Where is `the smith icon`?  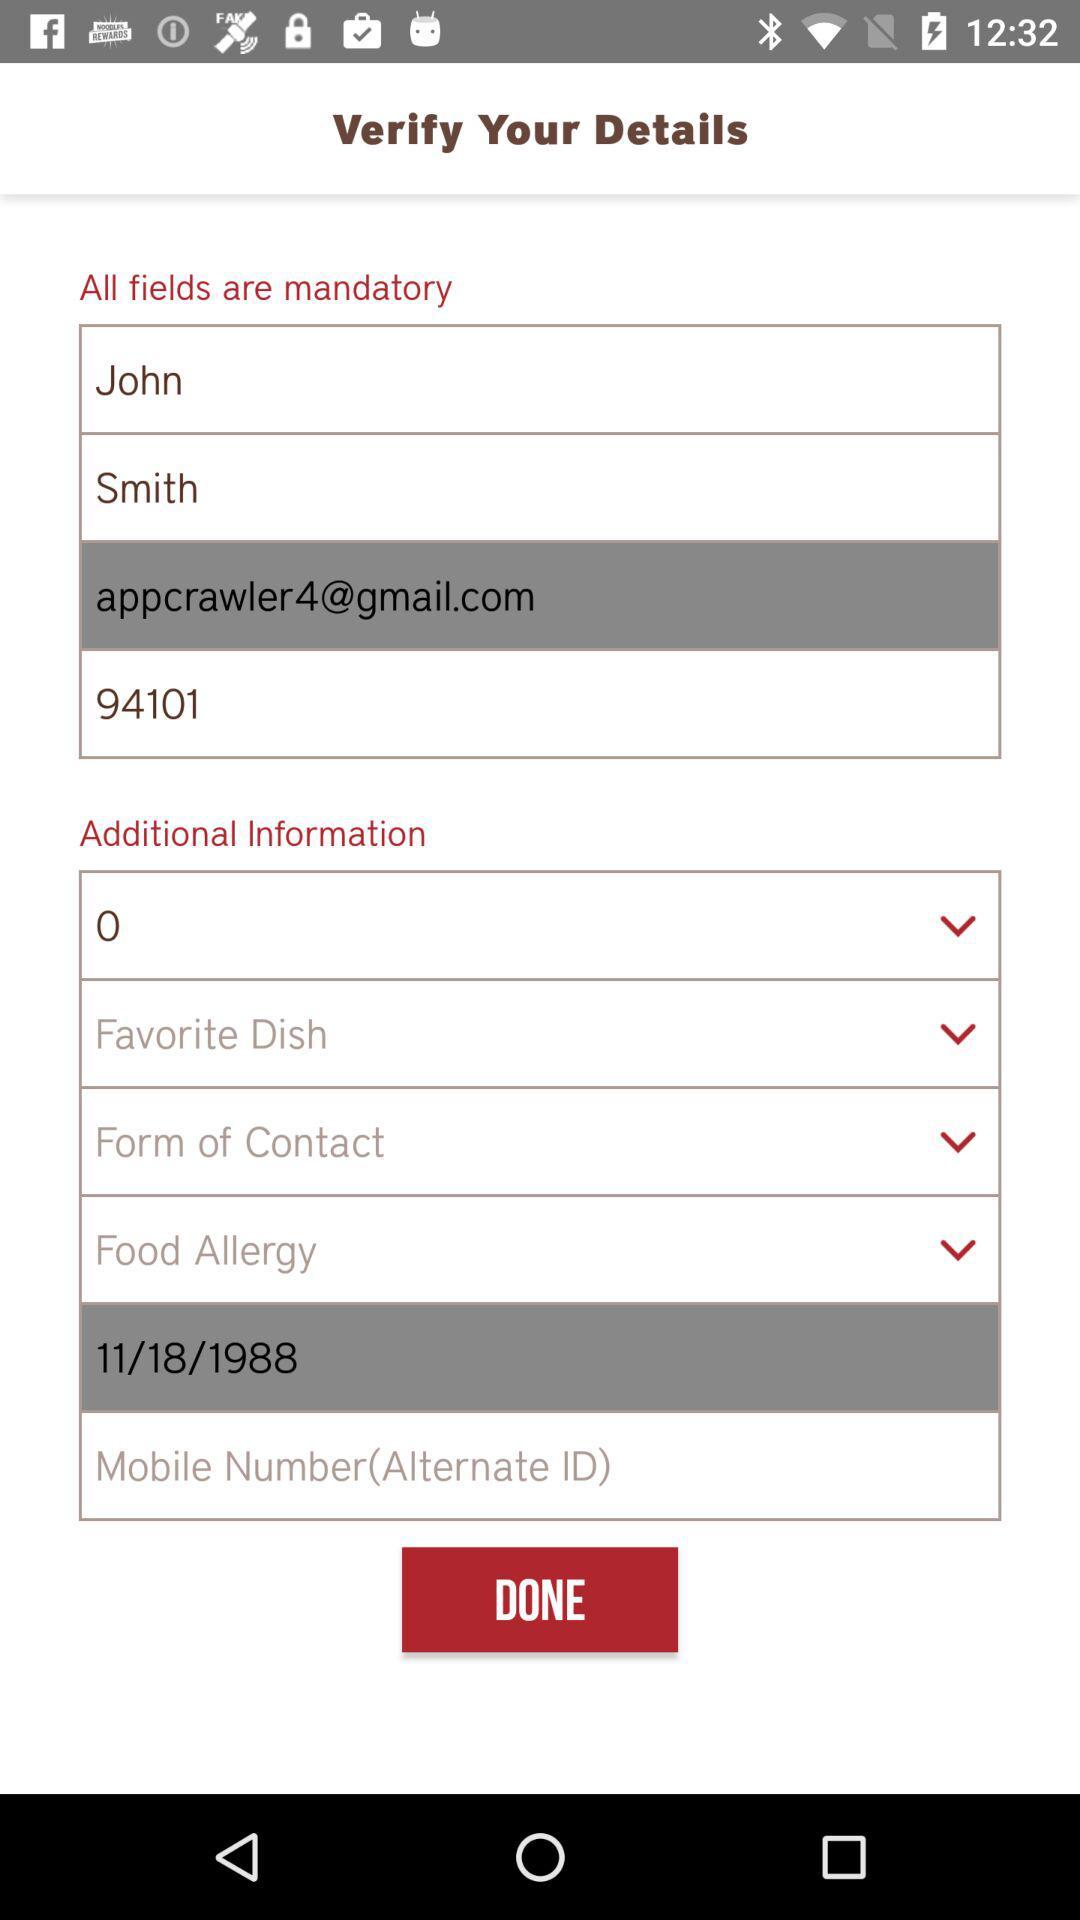 the smith icon is located at coordinates (540, 487).